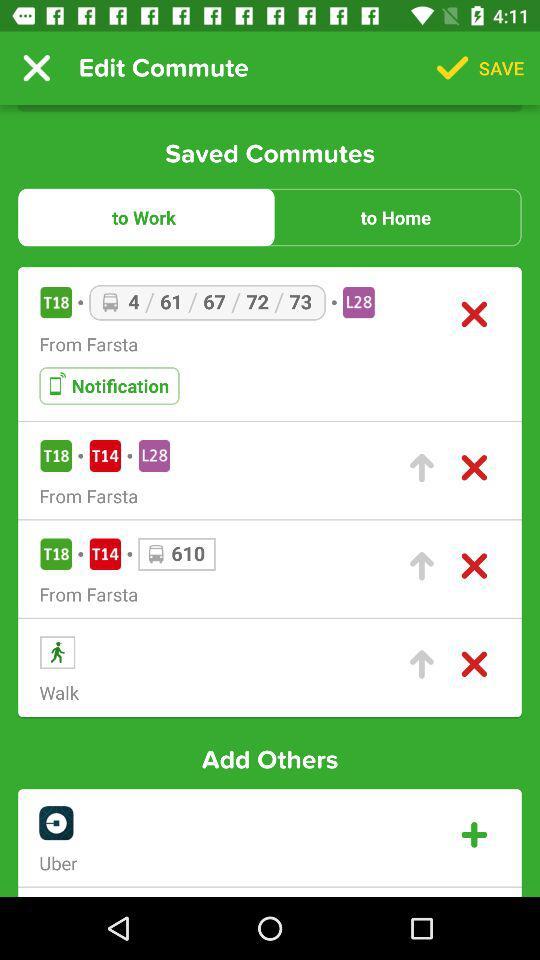 The height and width of the screenshot is (960, 540). I want to click on the item next to the to home item, so click(143, 217).